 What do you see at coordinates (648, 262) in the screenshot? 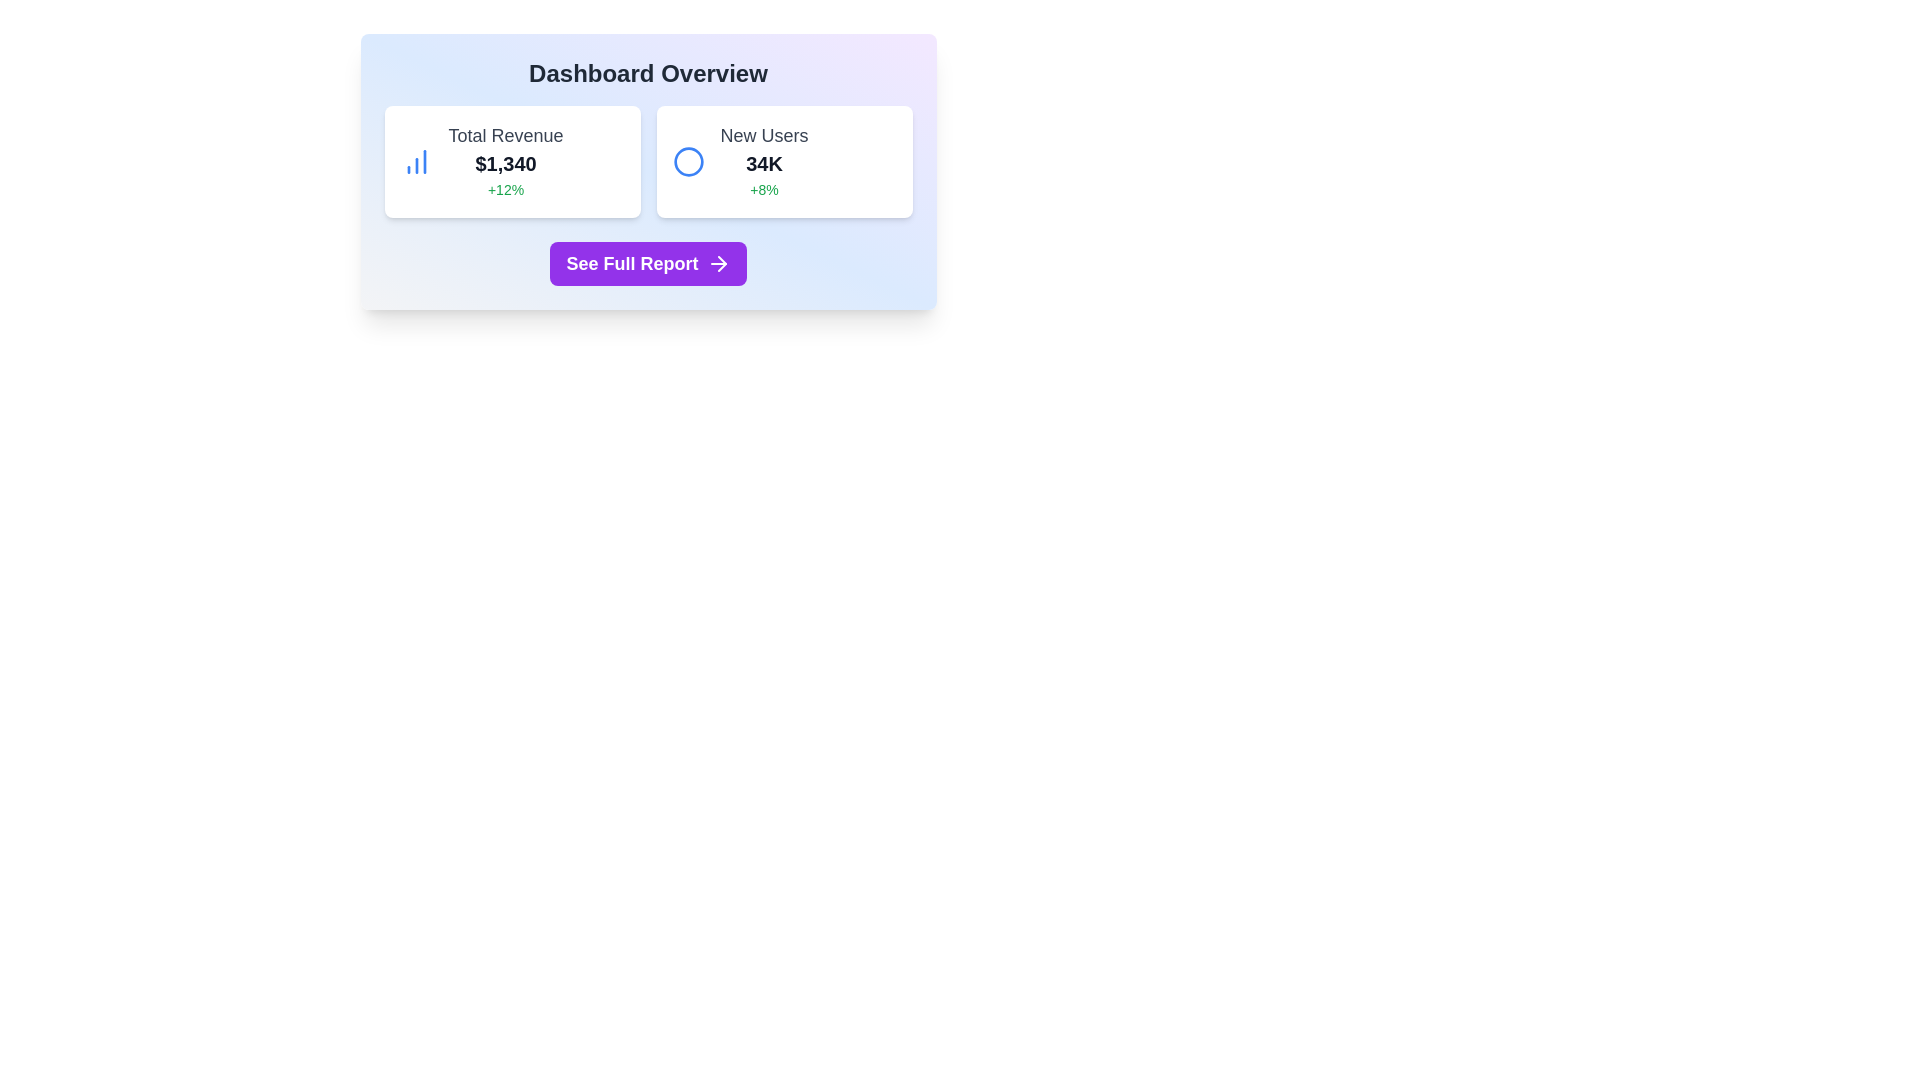
I see `the rectangular button with a purple background and white text that reads 'See Full Report' to trigger a visual effect` at bounding box center [648, 262].